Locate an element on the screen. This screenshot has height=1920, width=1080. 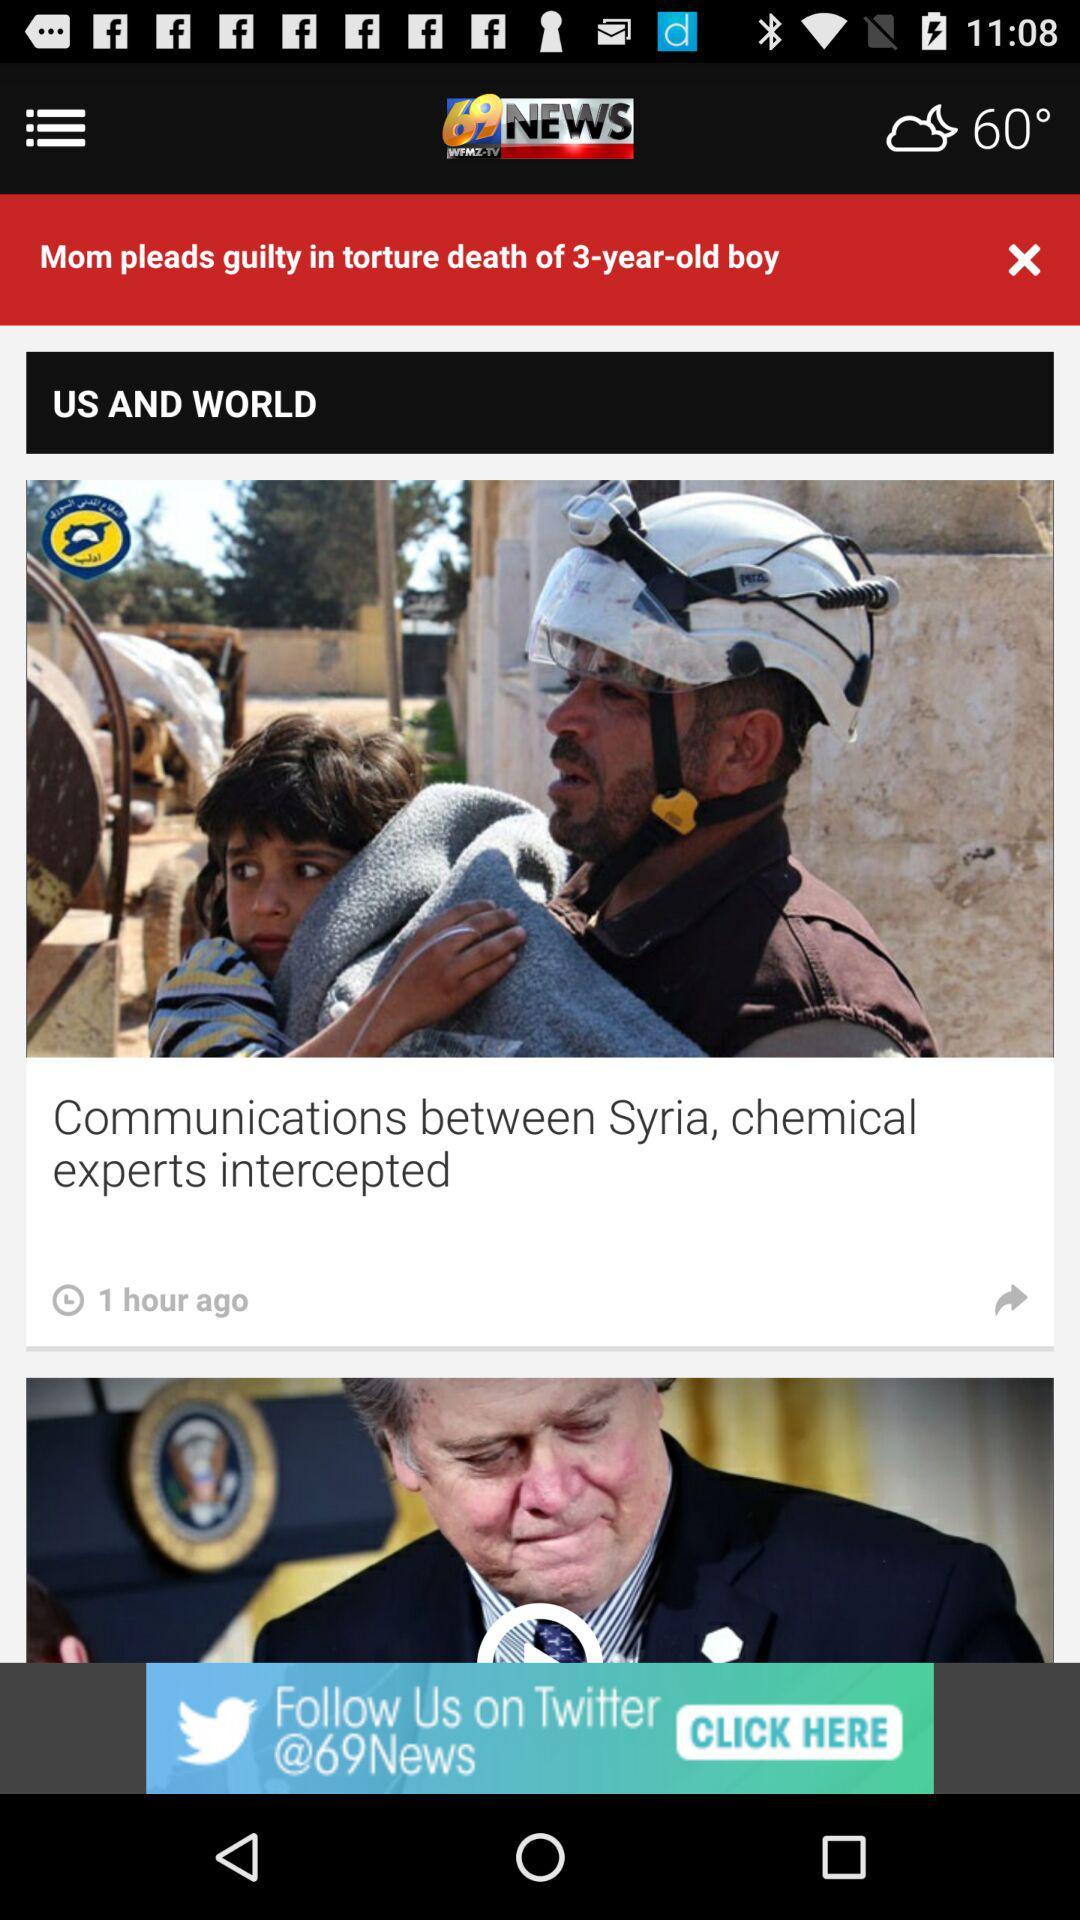
refresh page is located at coordinates (540, 127).